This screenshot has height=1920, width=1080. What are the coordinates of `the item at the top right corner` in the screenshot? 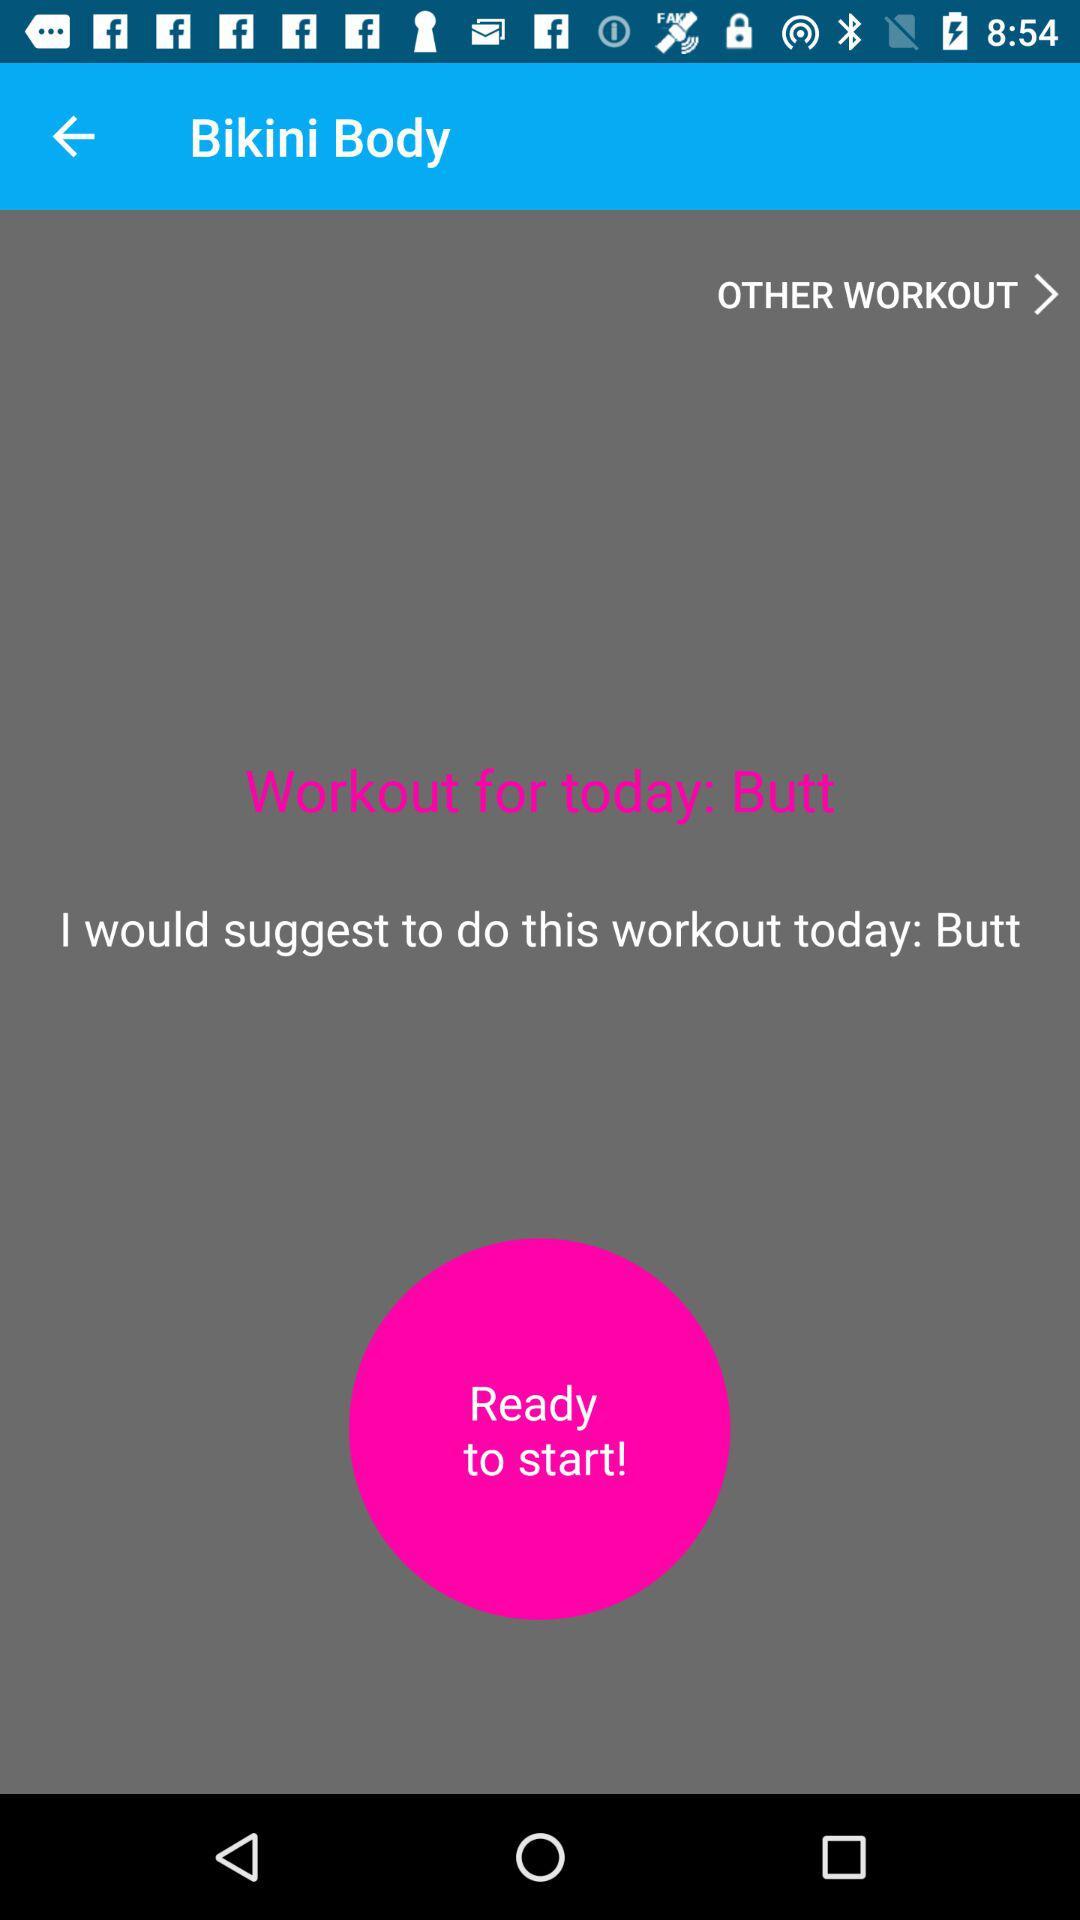 It's located at (886, 292).